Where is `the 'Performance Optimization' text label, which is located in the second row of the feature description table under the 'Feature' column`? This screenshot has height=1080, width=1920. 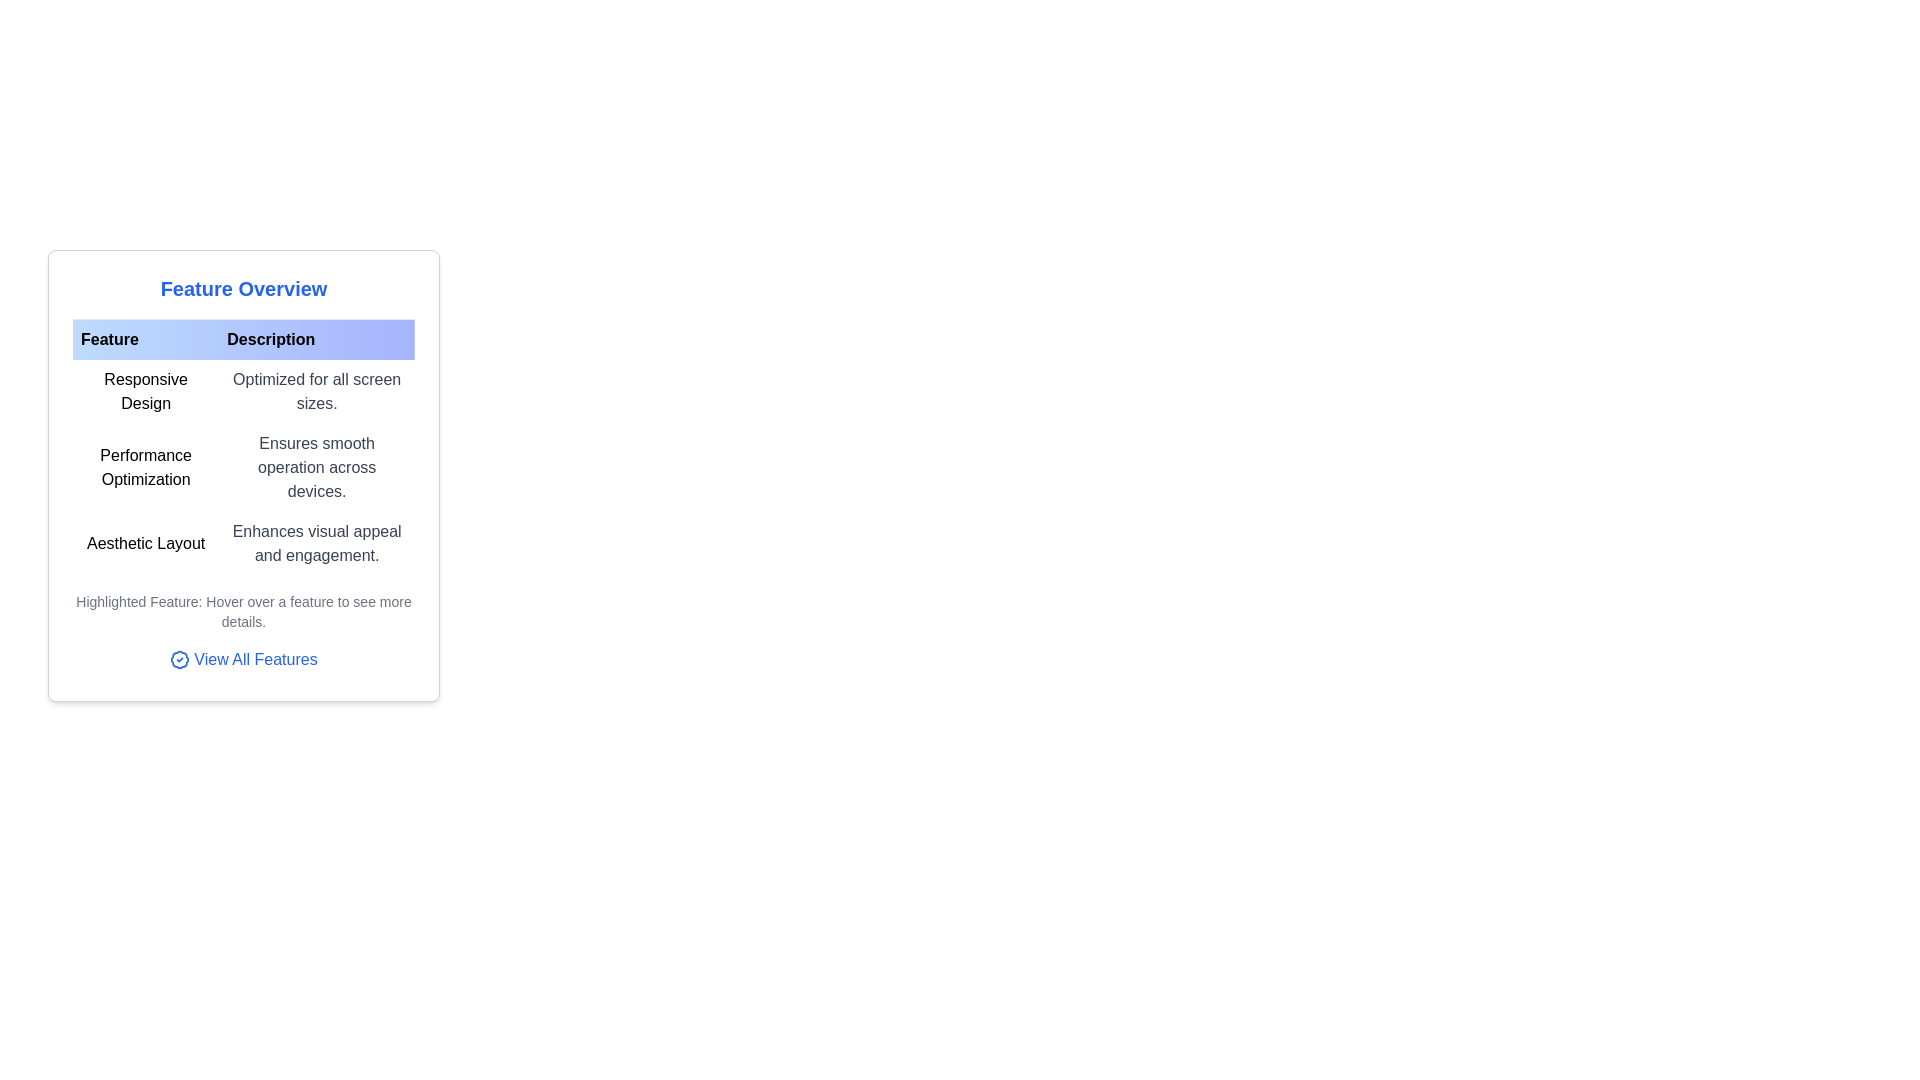
the 'Performance Optimization' text label, which is located in the second row of the feature description table under the 'Feature' column is located at coordinates (145, 467).